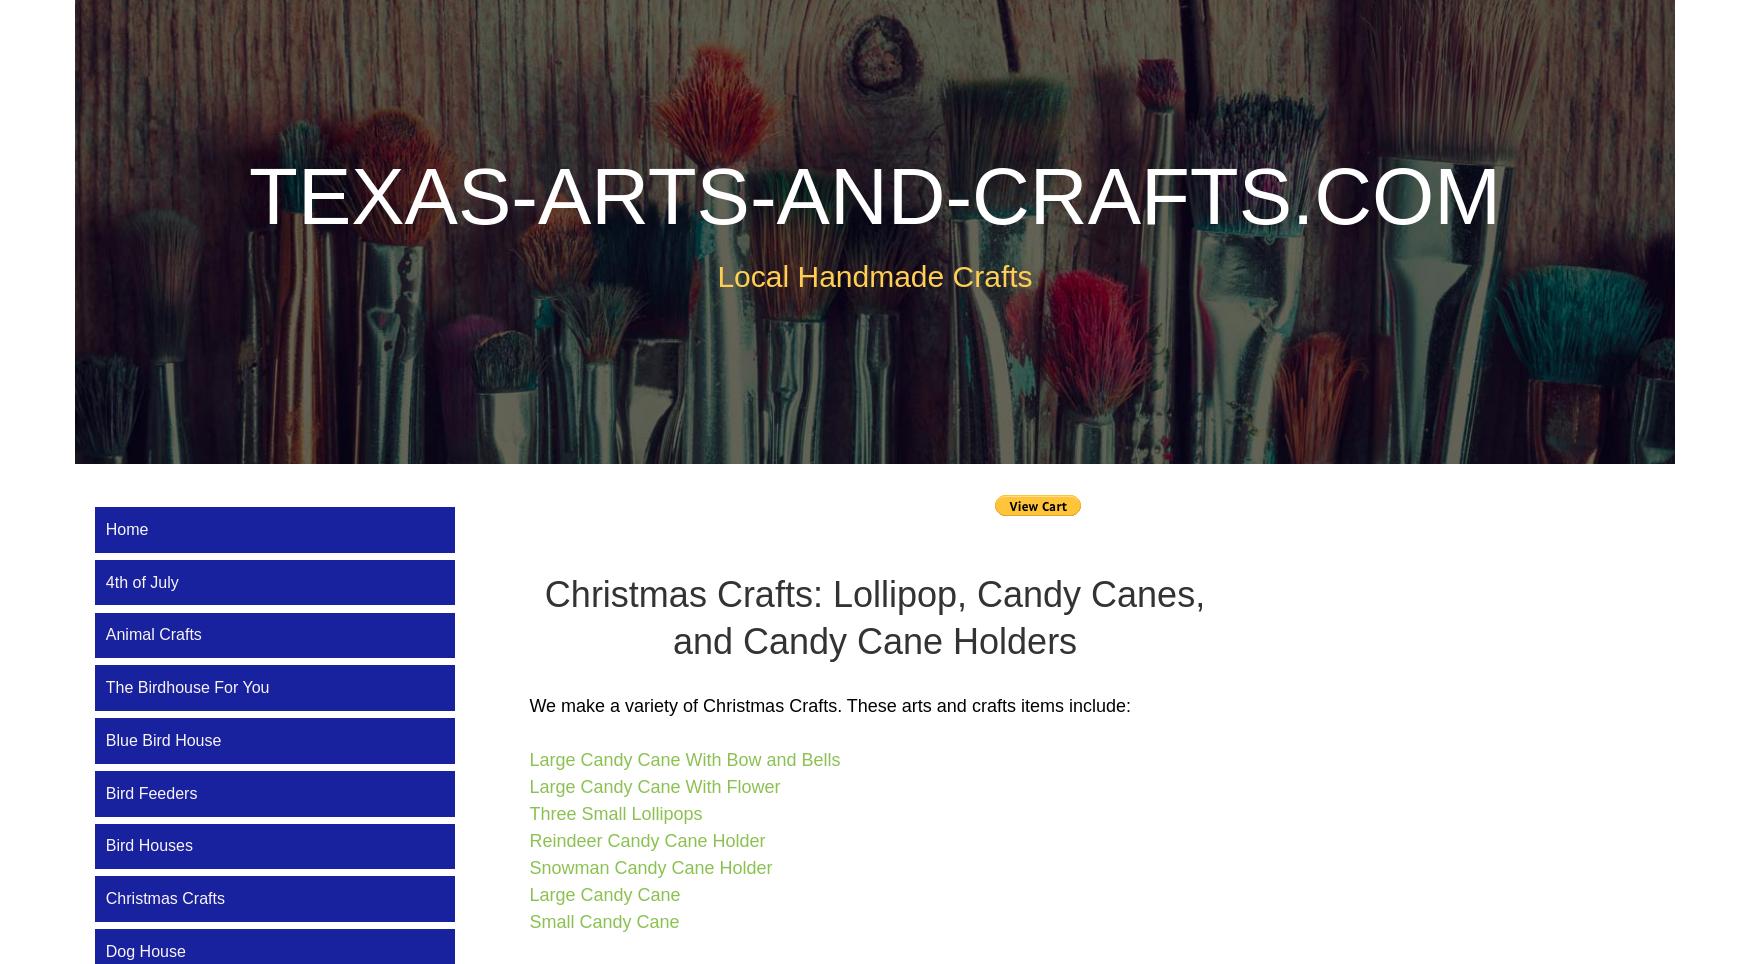 The width and height of the screenshot is (1750, 964). Describe the element at coordinates (150, 792) in the screenshot. I see `'Bird Feeders'` at that location.